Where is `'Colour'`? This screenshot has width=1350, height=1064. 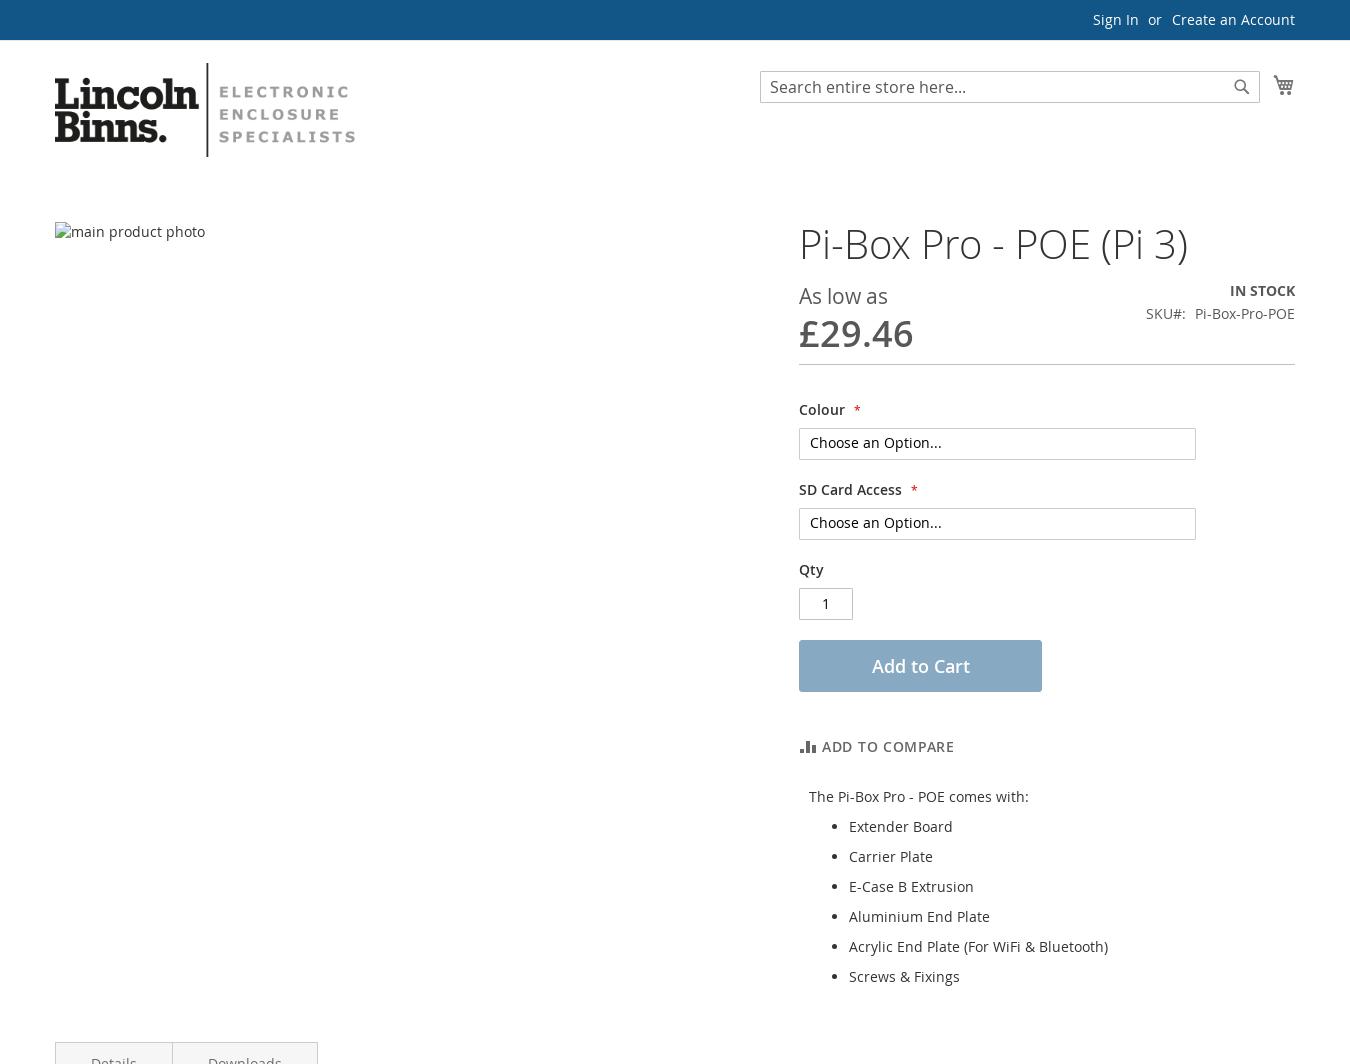
'Colour' is located at coordinates (822, 408).